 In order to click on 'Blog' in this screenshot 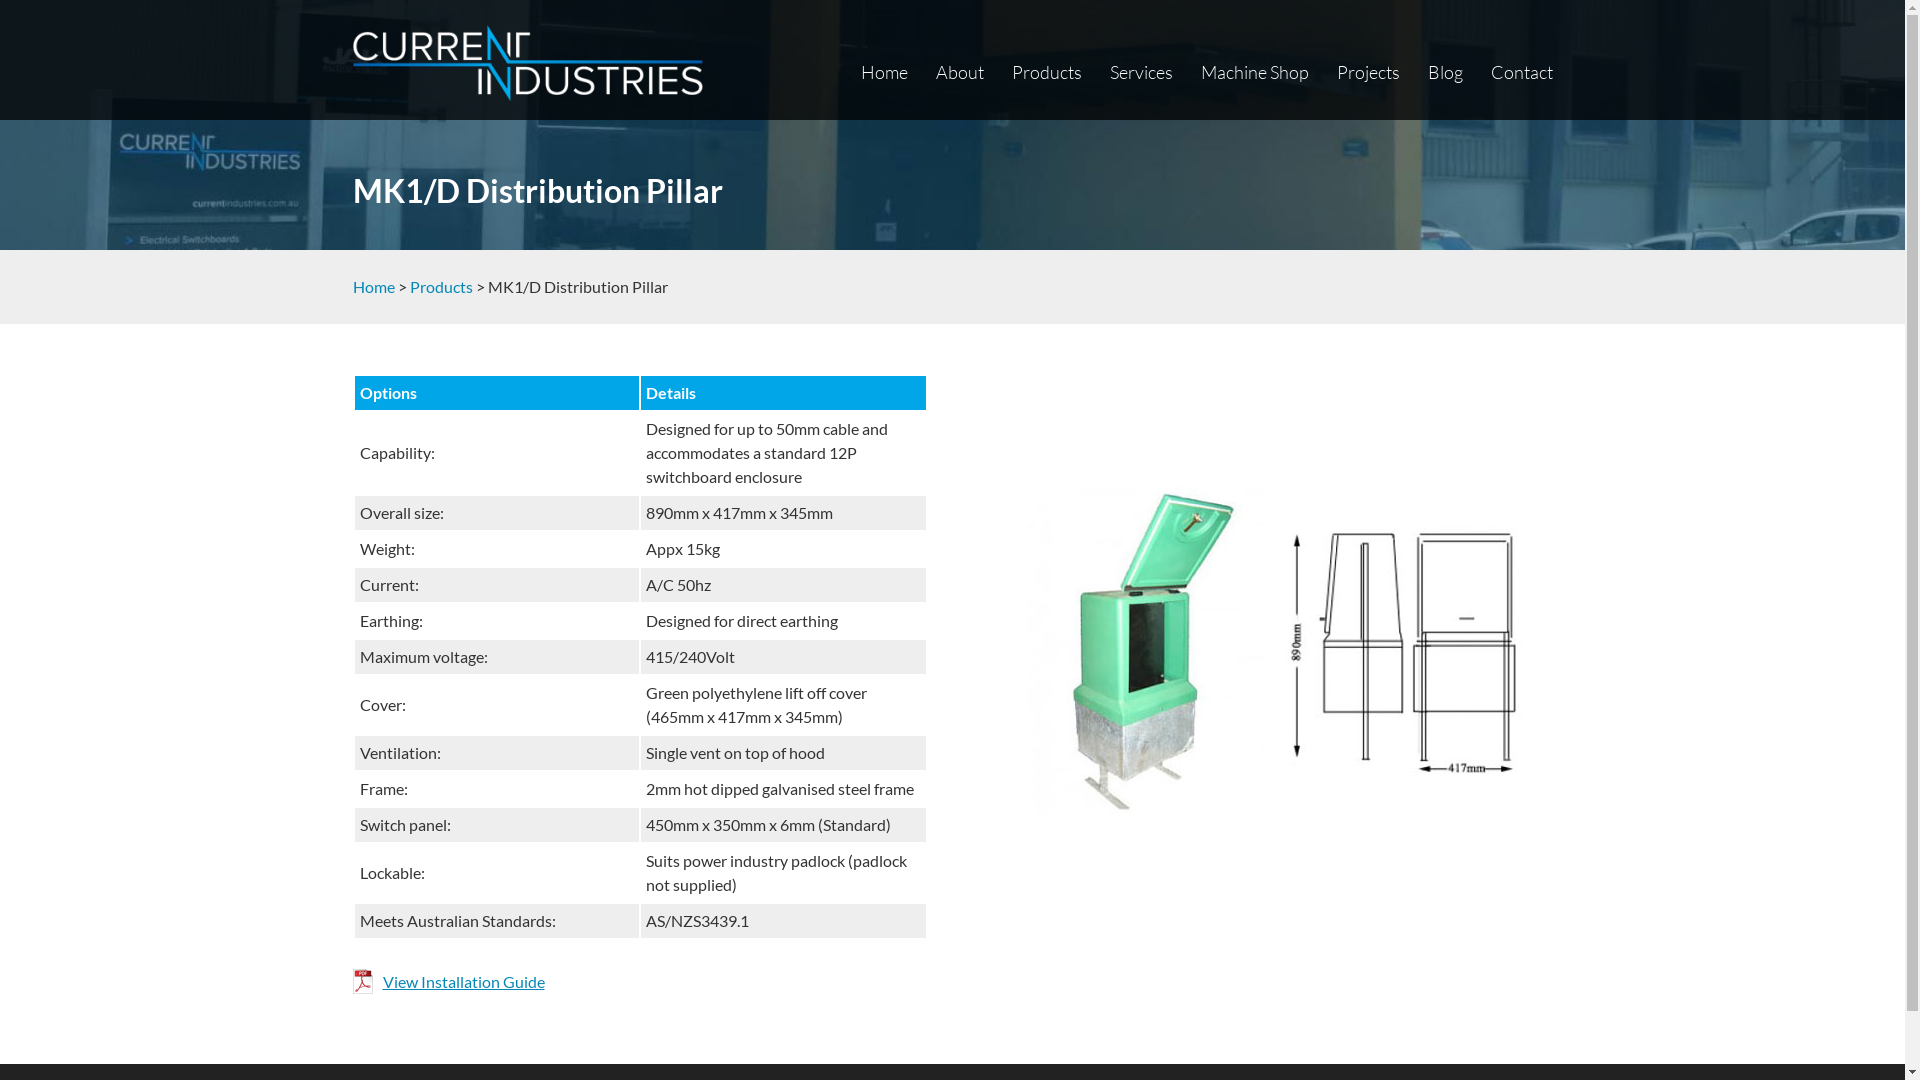, I will do `click(1445, 71)`.